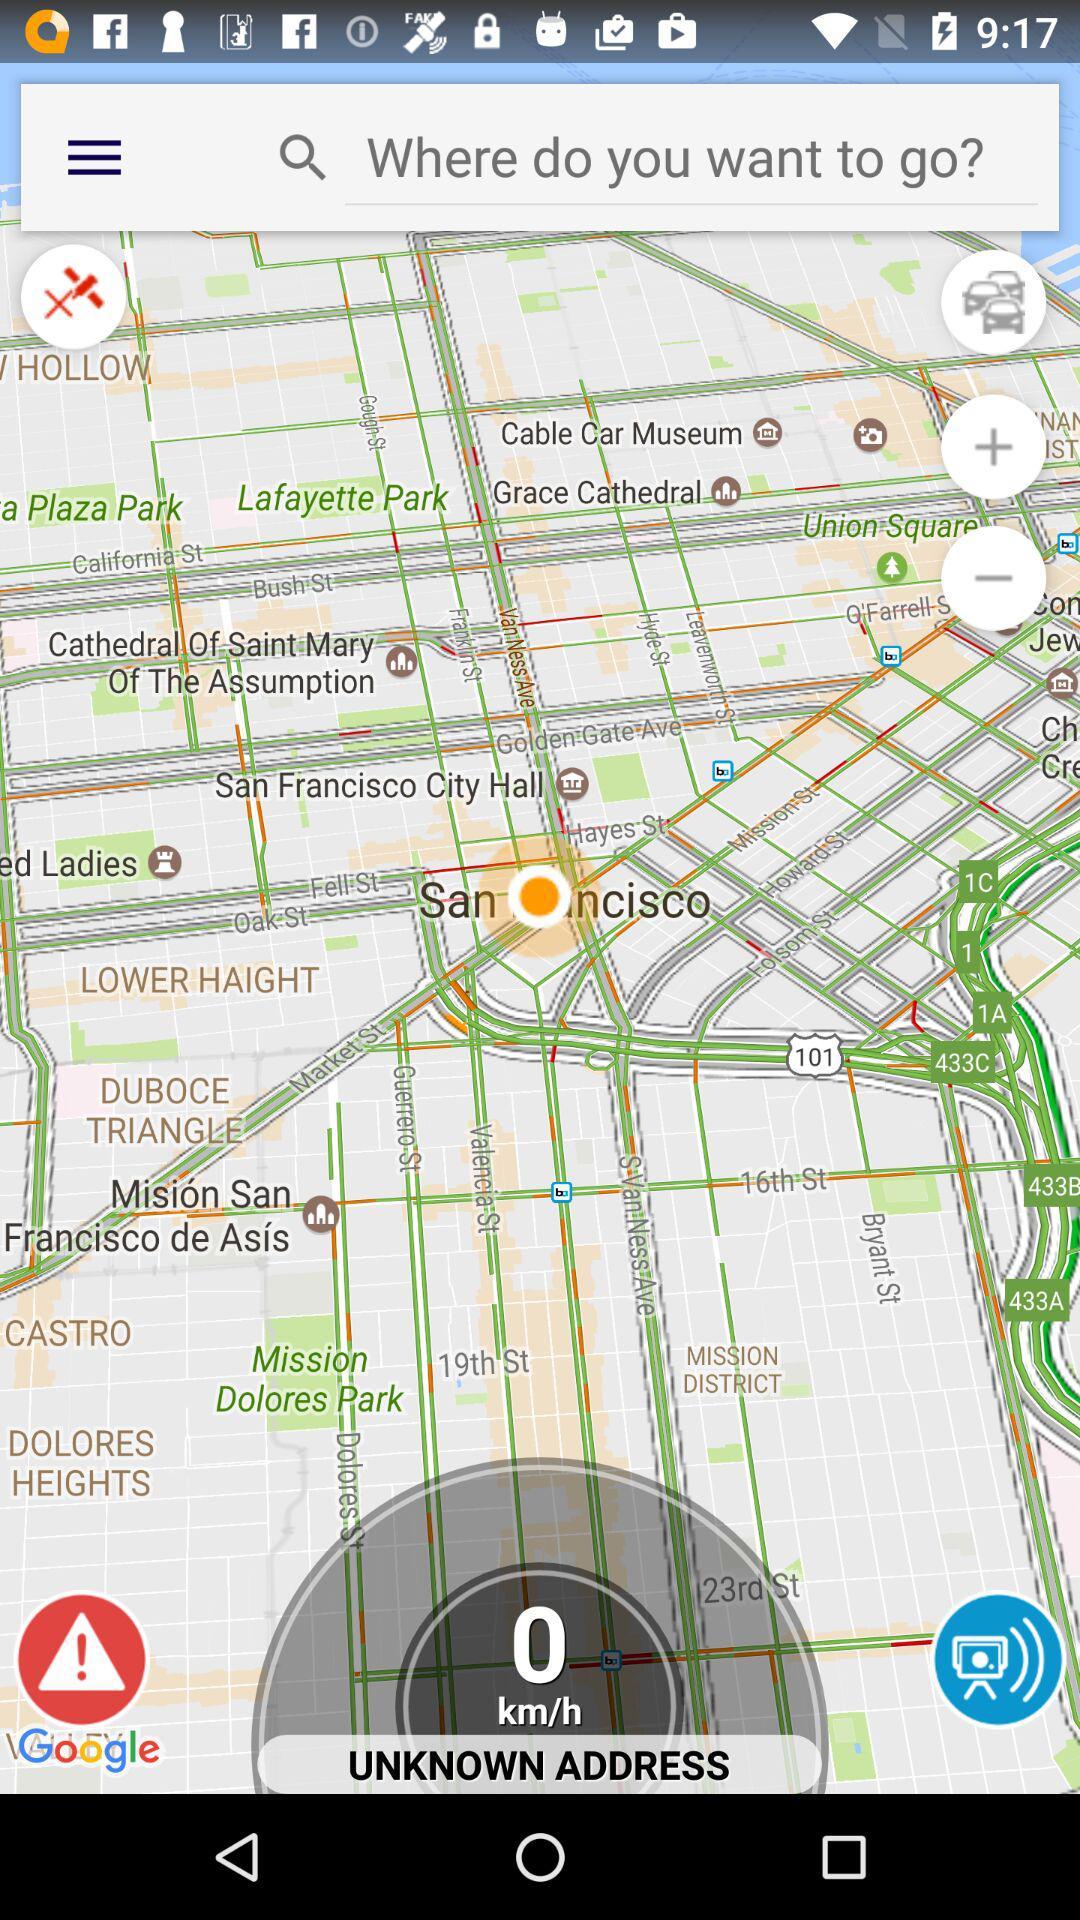  I want to click on the minus icon, so click(993, 617).